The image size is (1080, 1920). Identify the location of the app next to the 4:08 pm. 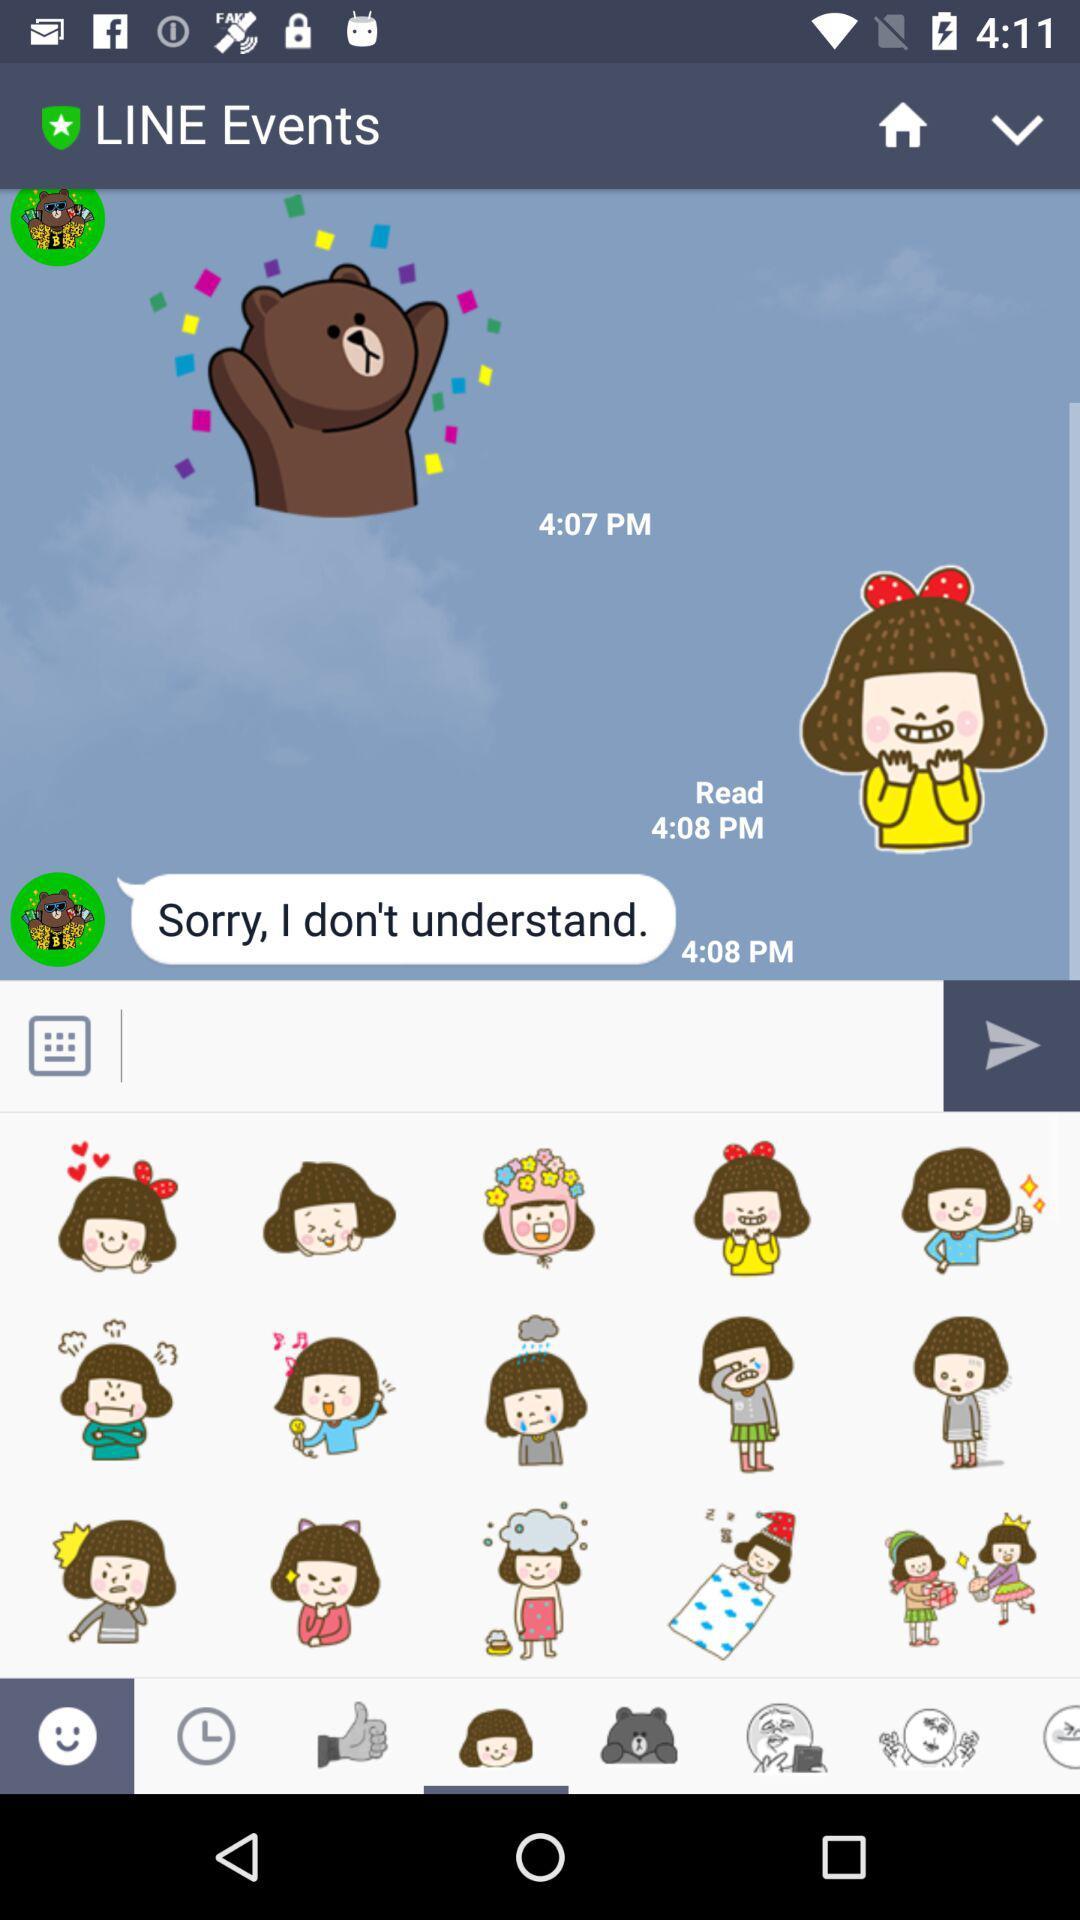
(398, 920).